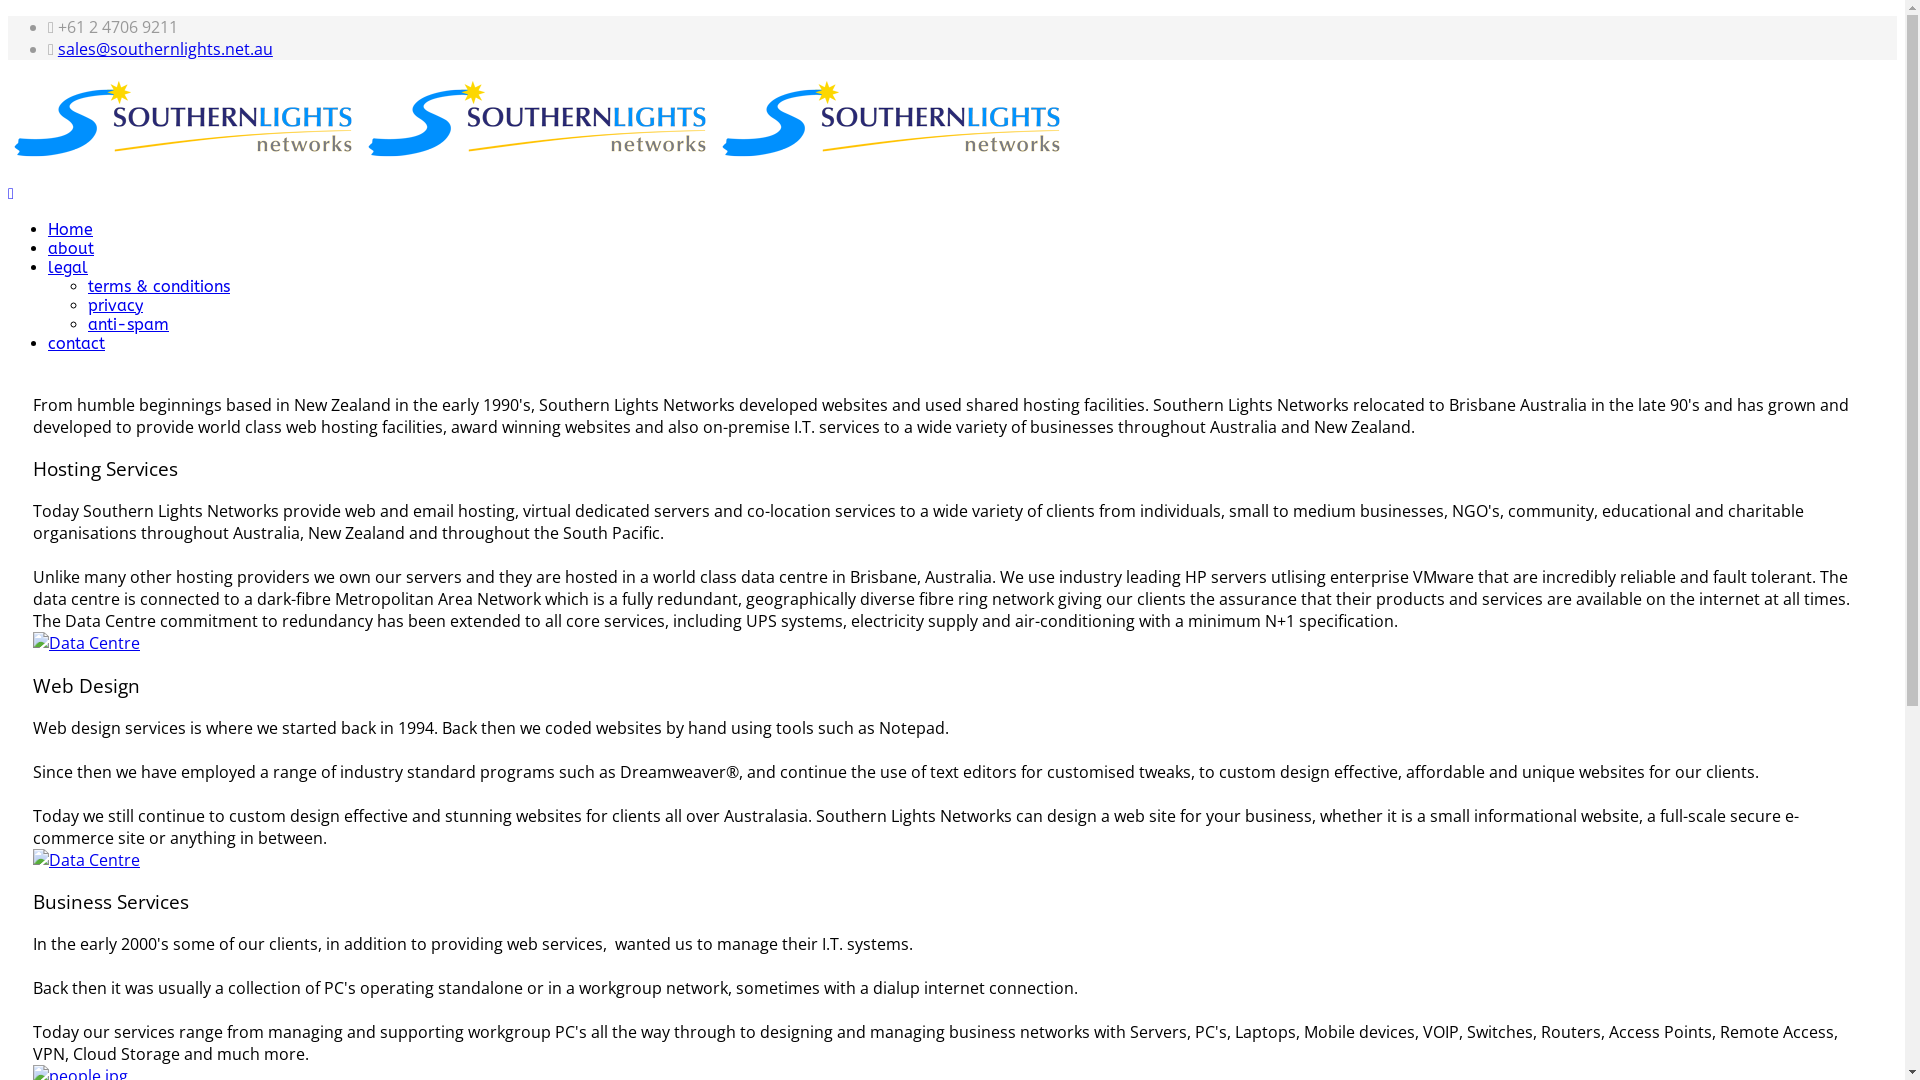 The width and height of the screenshot is (1920, 1080). What do you see at coordinates (114, 305) in the screenshot?
I see `'privacy'` at bounding box center [114, 305].